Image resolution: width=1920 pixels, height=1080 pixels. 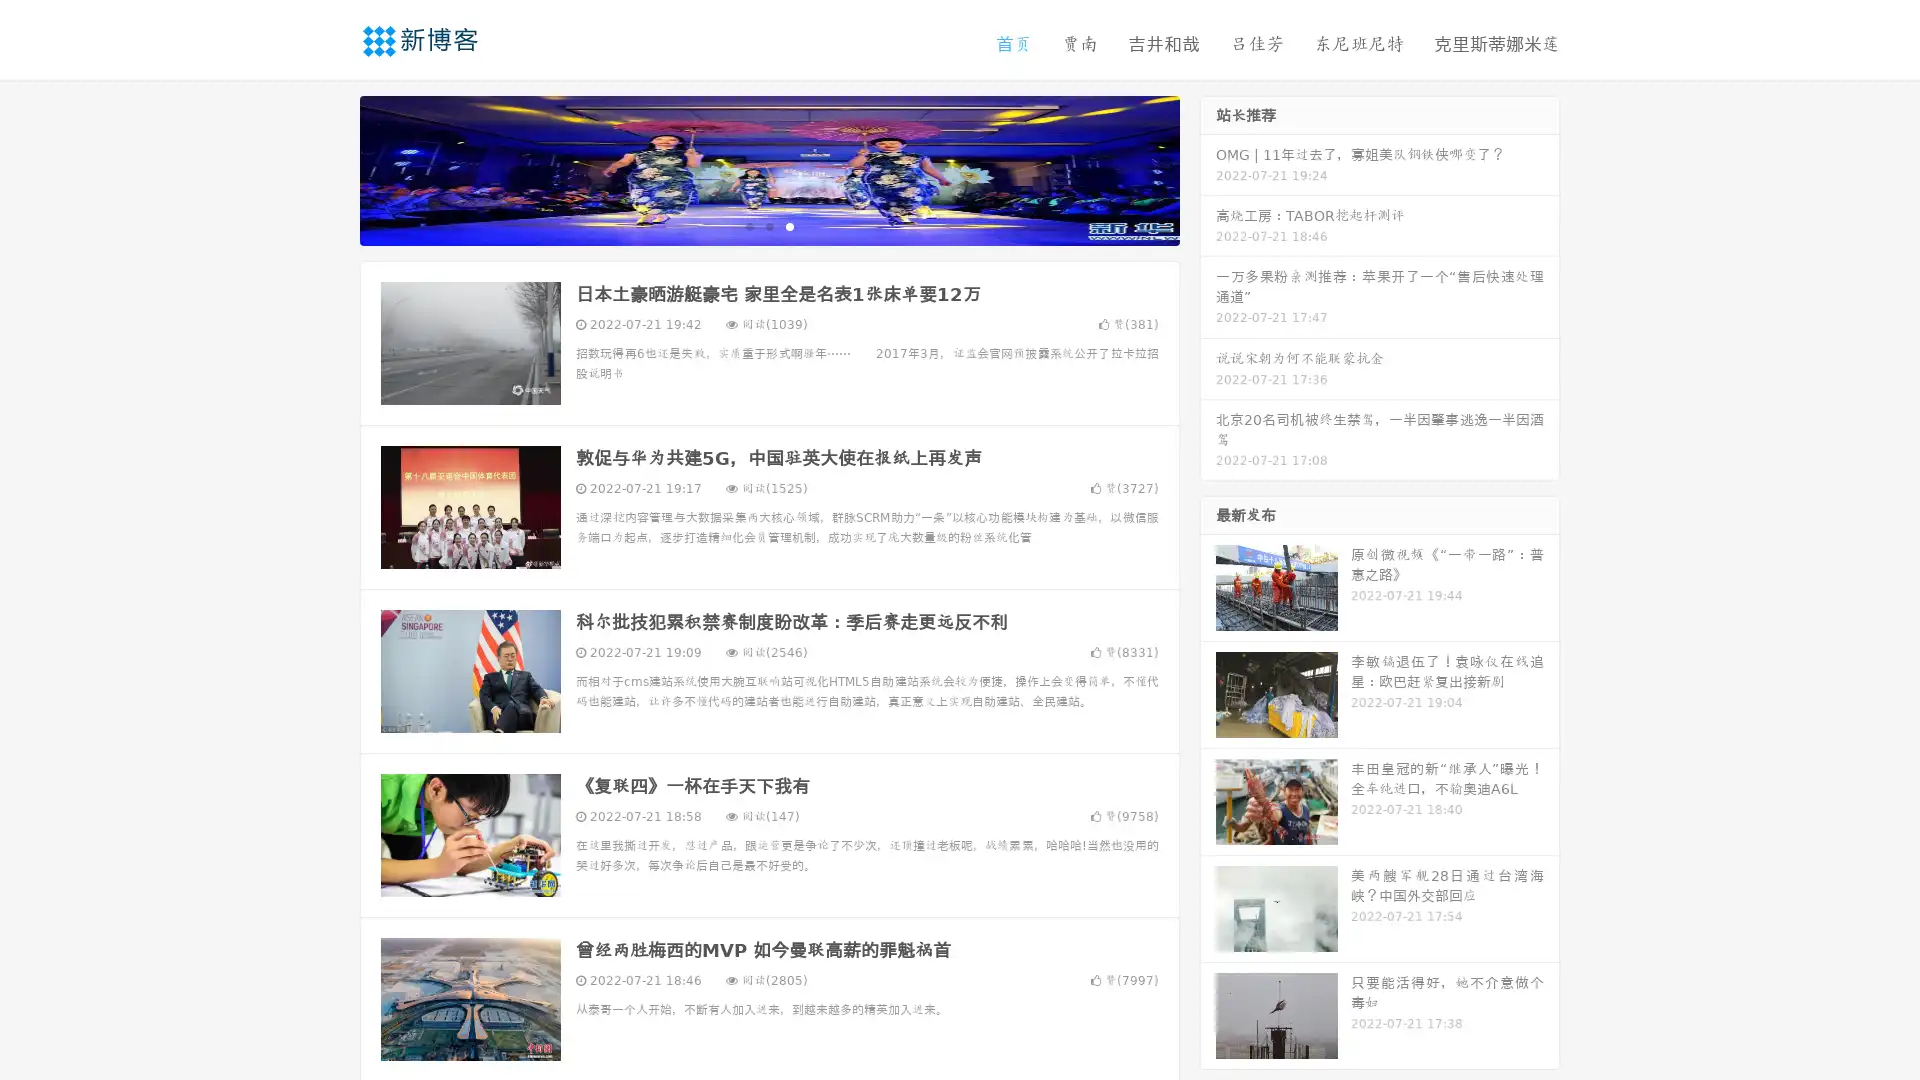 What do you see at coordinates (1208, 168) in the screenshot?
I see `Next slide` at bounding box center [1208, 168].